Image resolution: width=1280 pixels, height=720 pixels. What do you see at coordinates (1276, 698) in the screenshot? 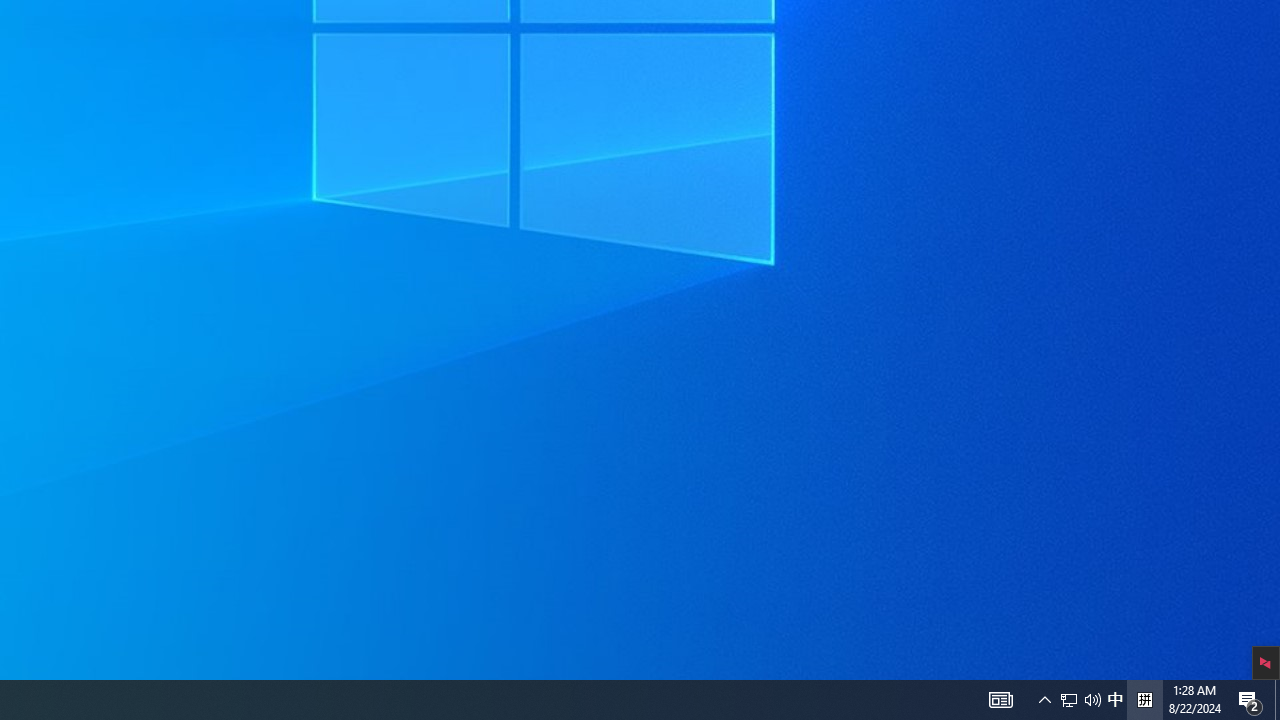
I see `'Show desktop'` at bounding box center [1276, 698].